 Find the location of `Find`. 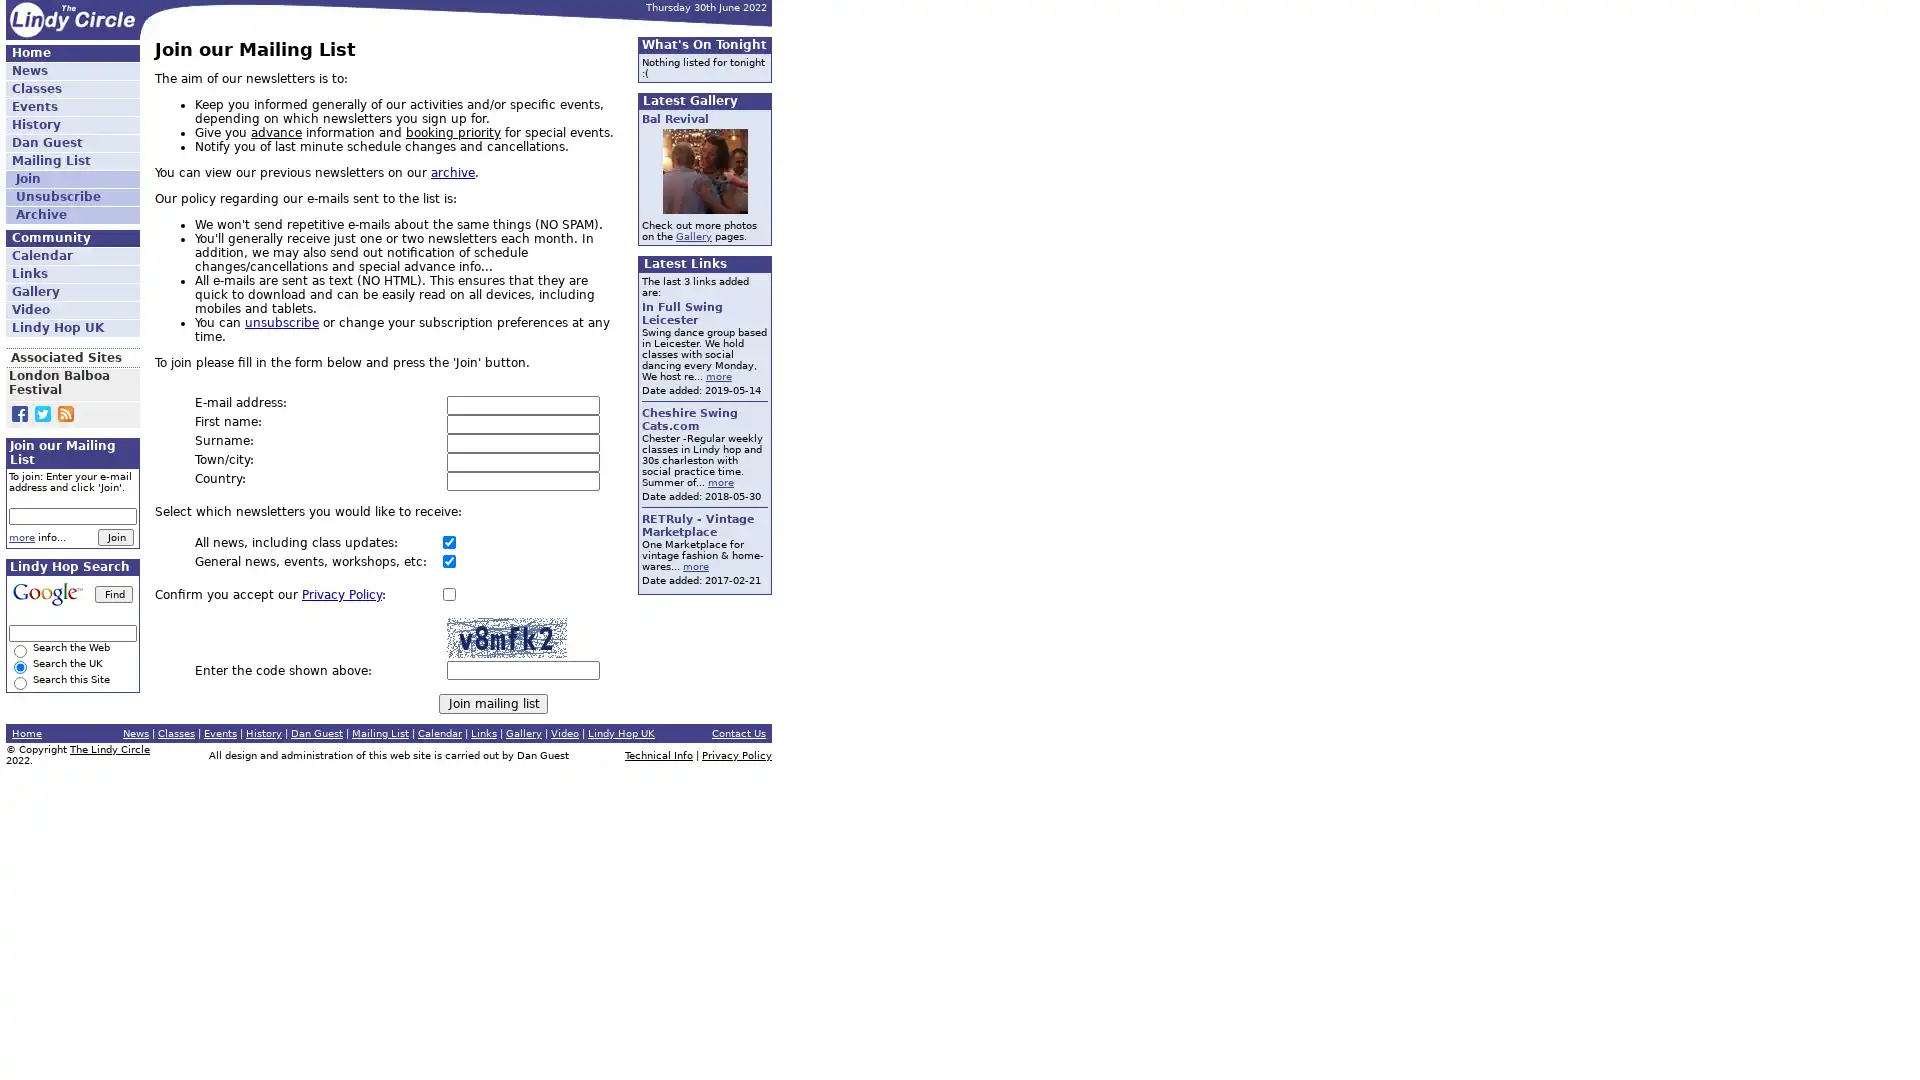

Find is located at coordinates (113, 592).